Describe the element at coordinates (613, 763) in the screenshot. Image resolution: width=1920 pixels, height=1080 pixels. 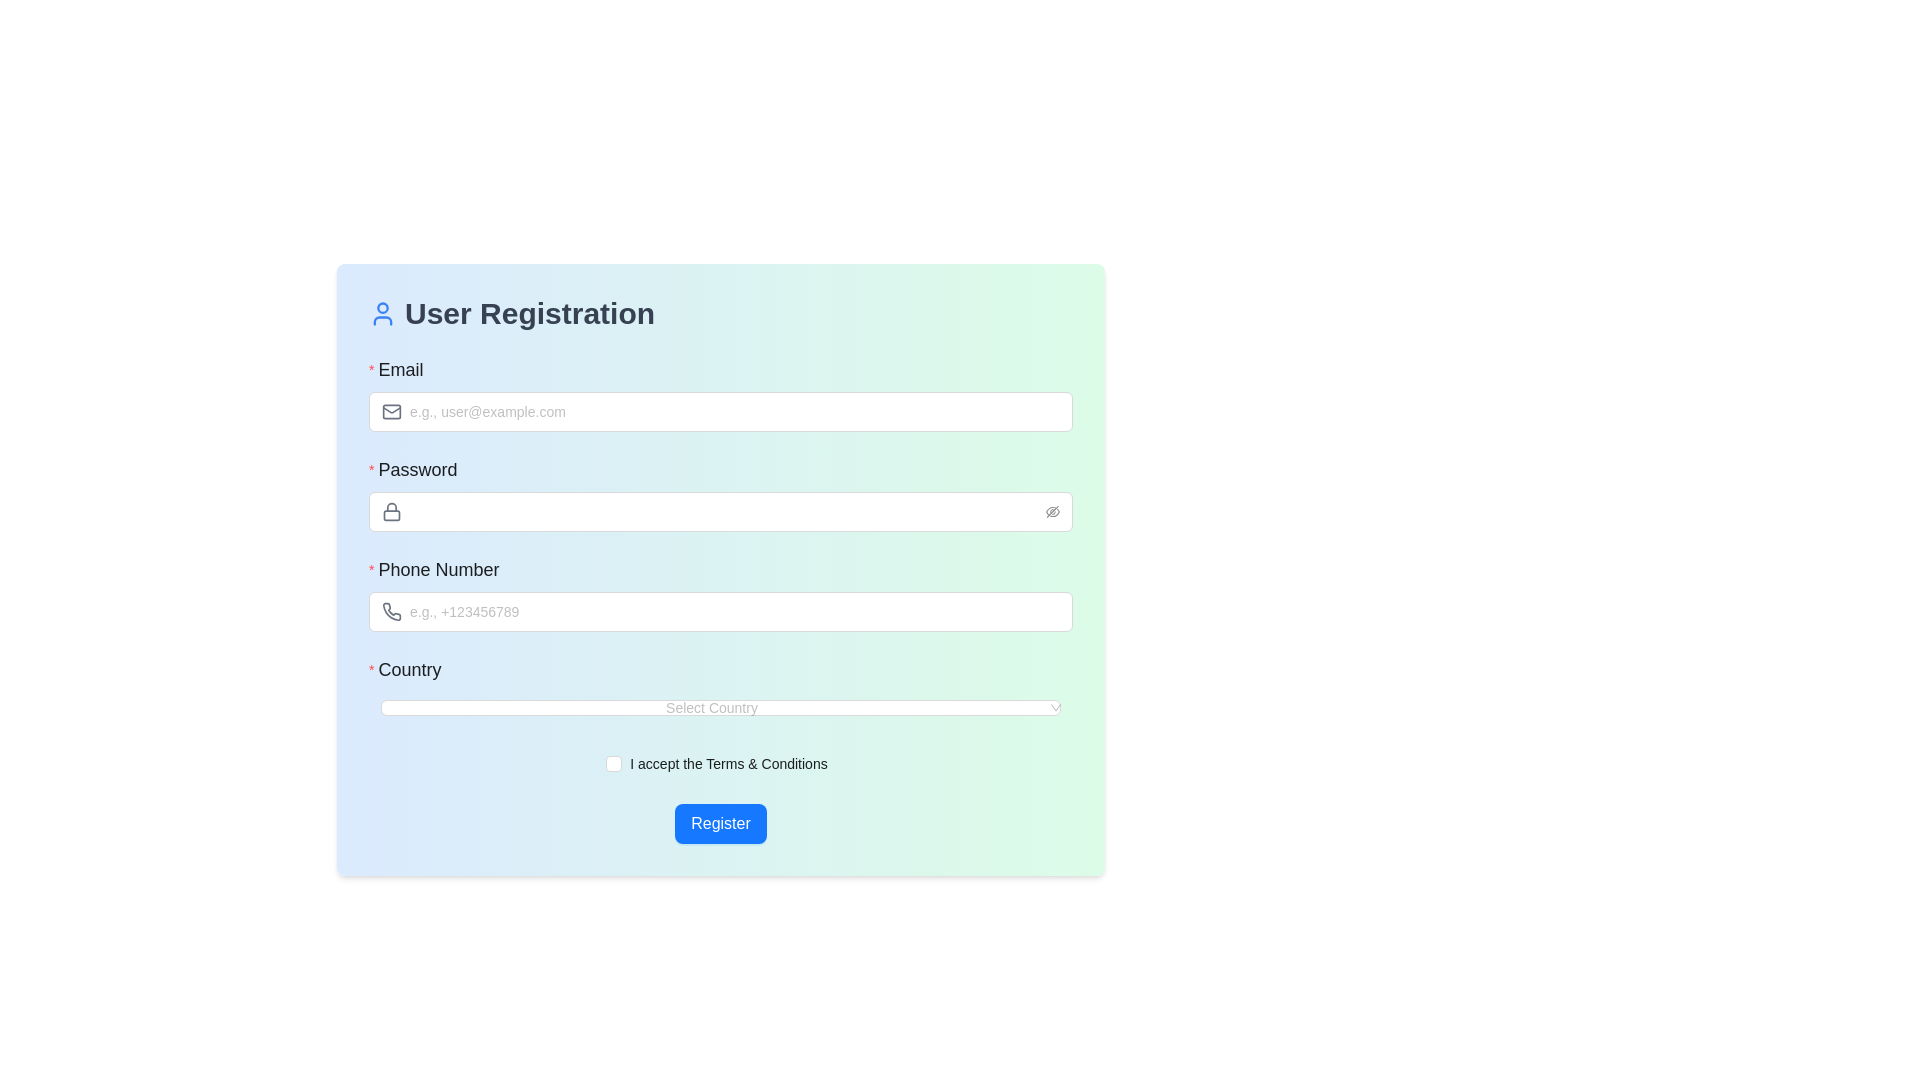
I see `the checkbox located to the immediate left of the text label 'I accept the Terms & Conditions'` at that location.